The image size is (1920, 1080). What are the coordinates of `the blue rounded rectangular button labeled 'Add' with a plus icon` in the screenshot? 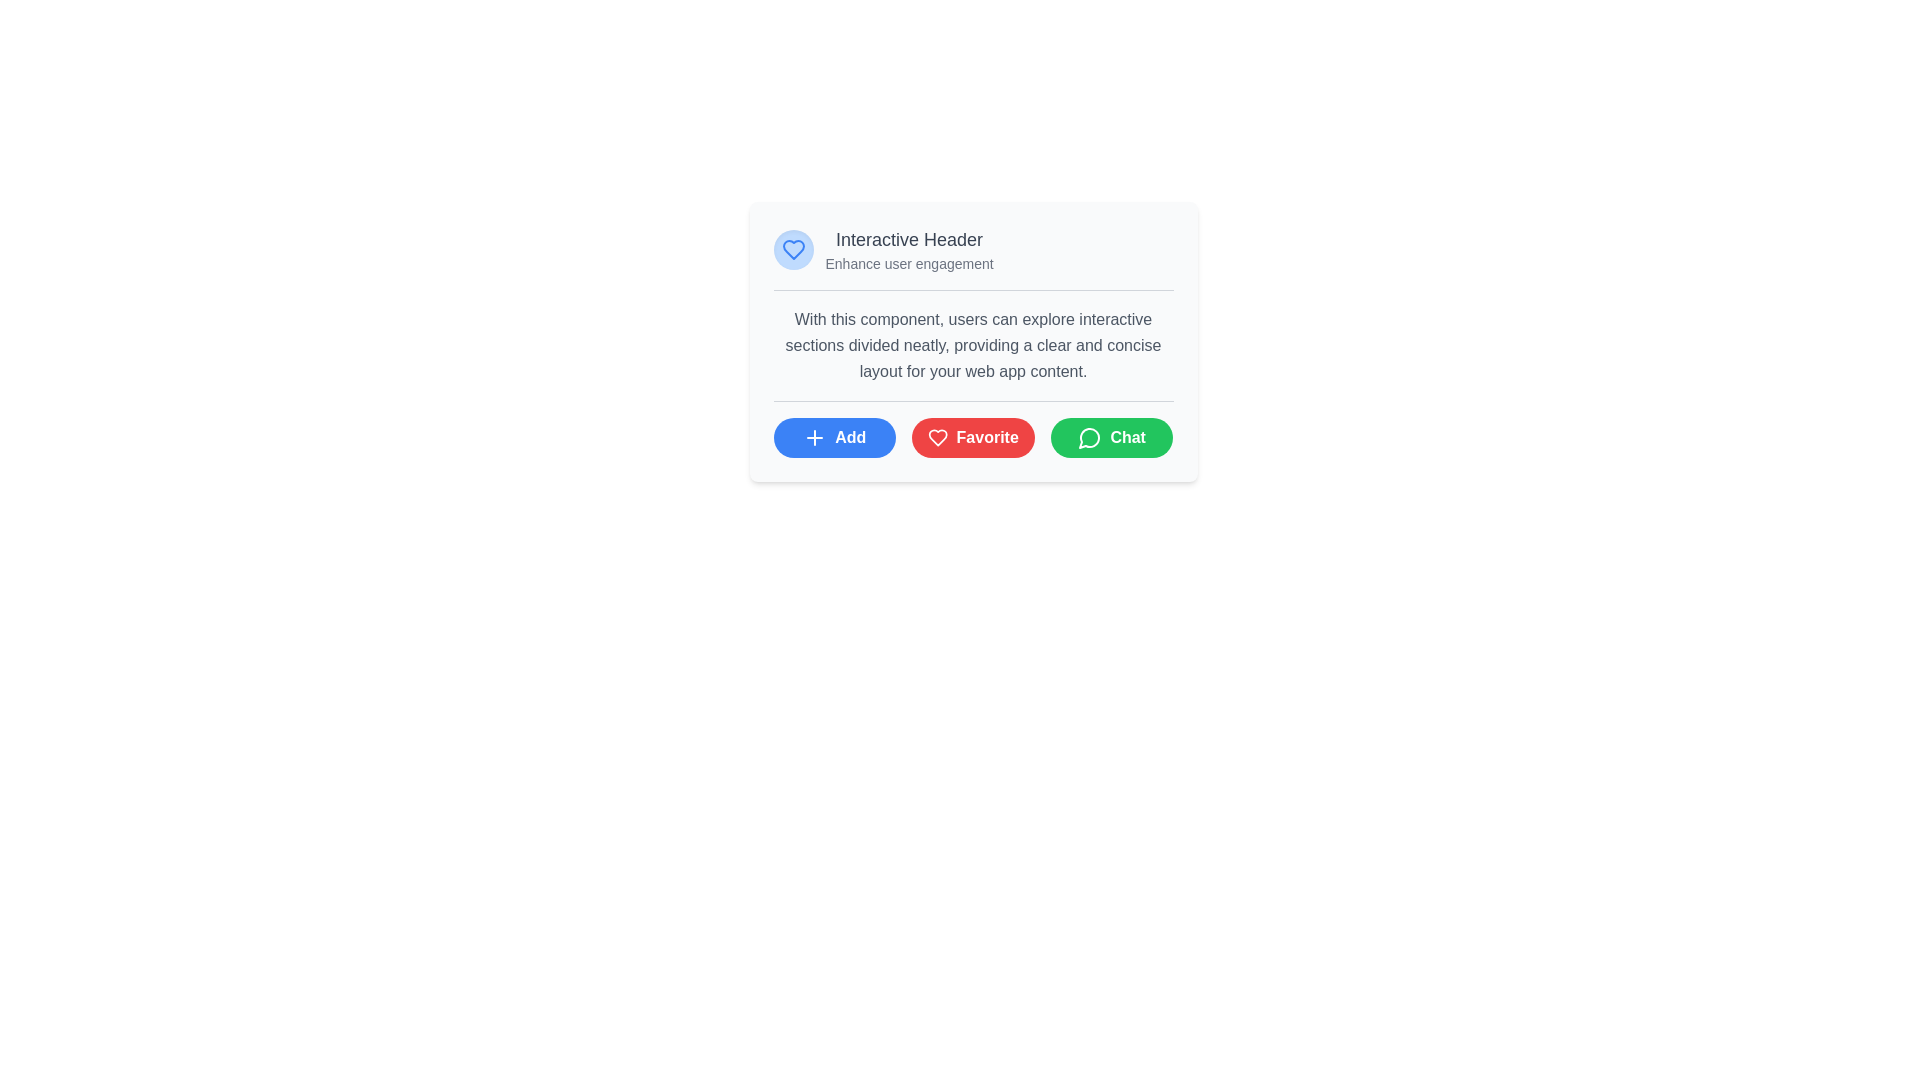 It's located at (834, 437).